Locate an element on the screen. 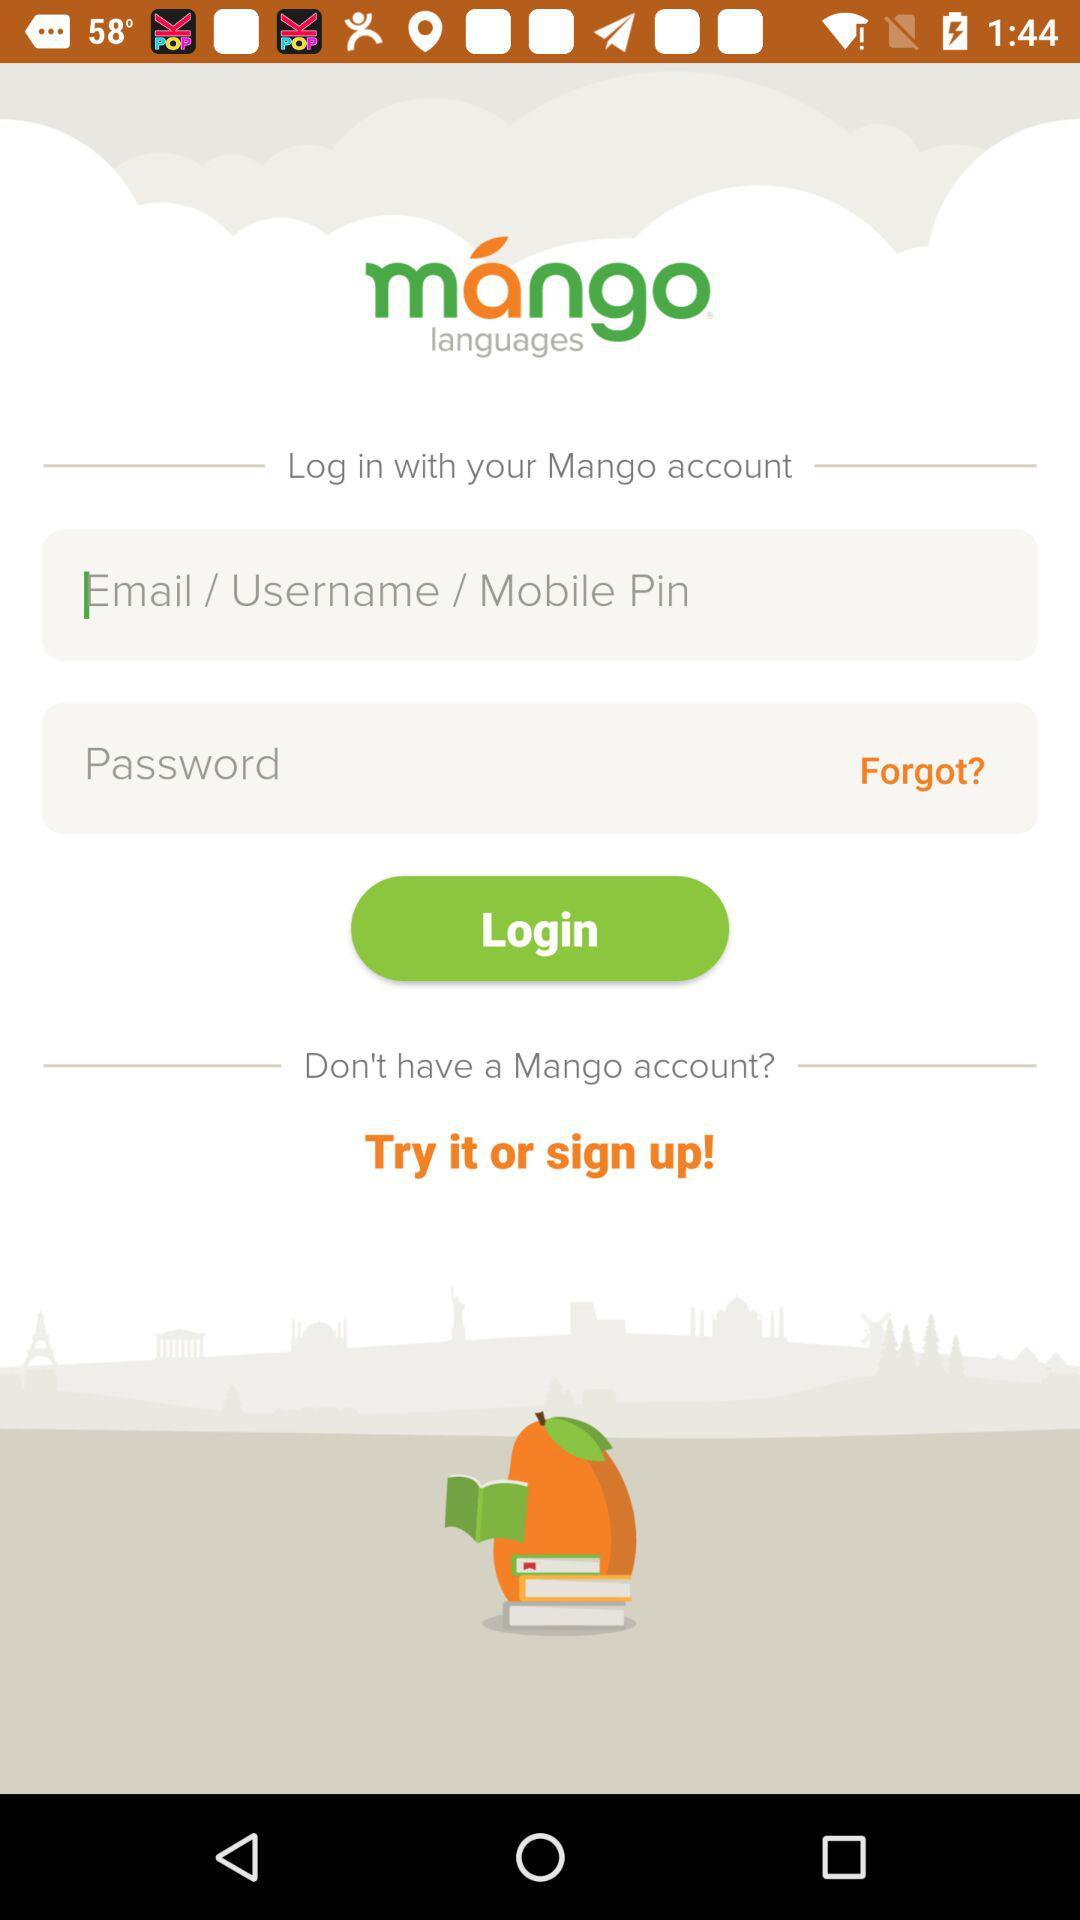  the login item is located at coordinates (540, 927).